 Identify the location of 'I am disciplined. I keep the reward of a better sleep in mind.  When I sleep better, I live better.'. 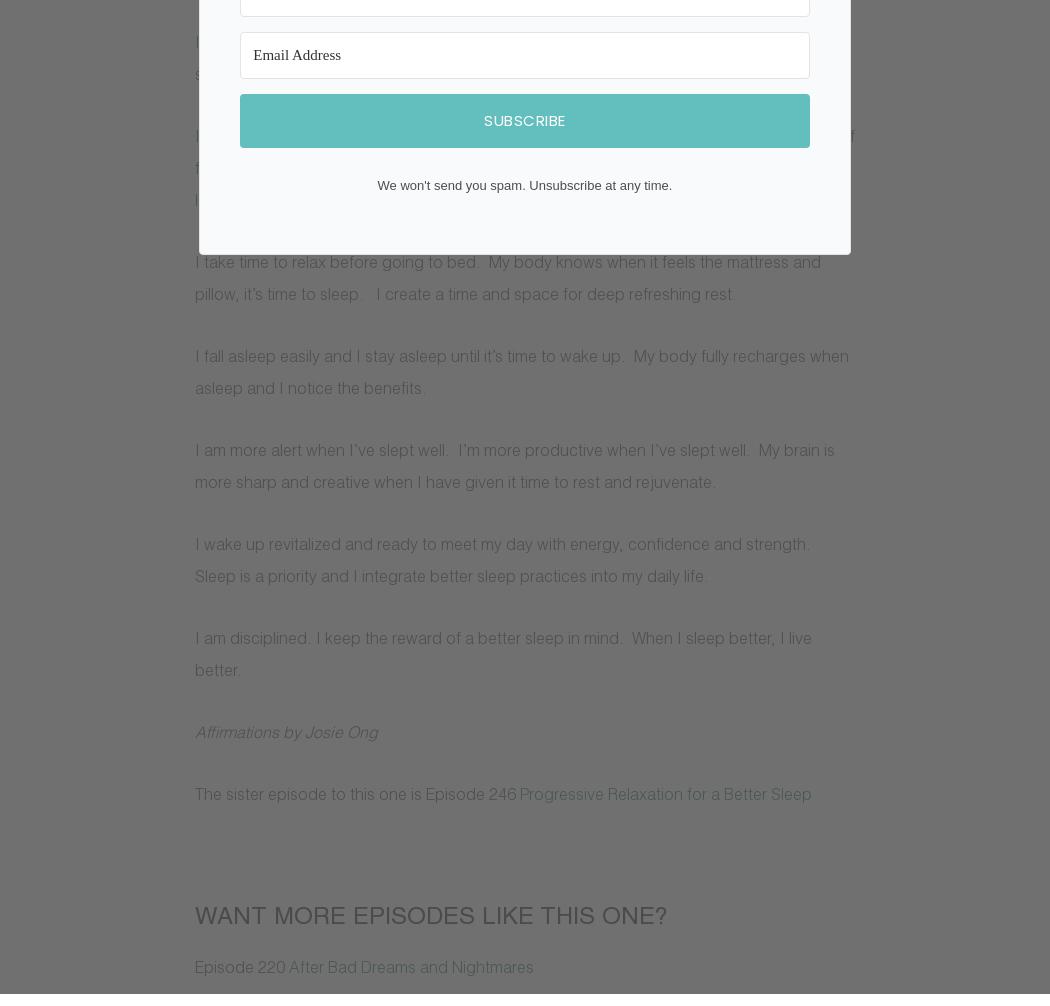
(502, 656).